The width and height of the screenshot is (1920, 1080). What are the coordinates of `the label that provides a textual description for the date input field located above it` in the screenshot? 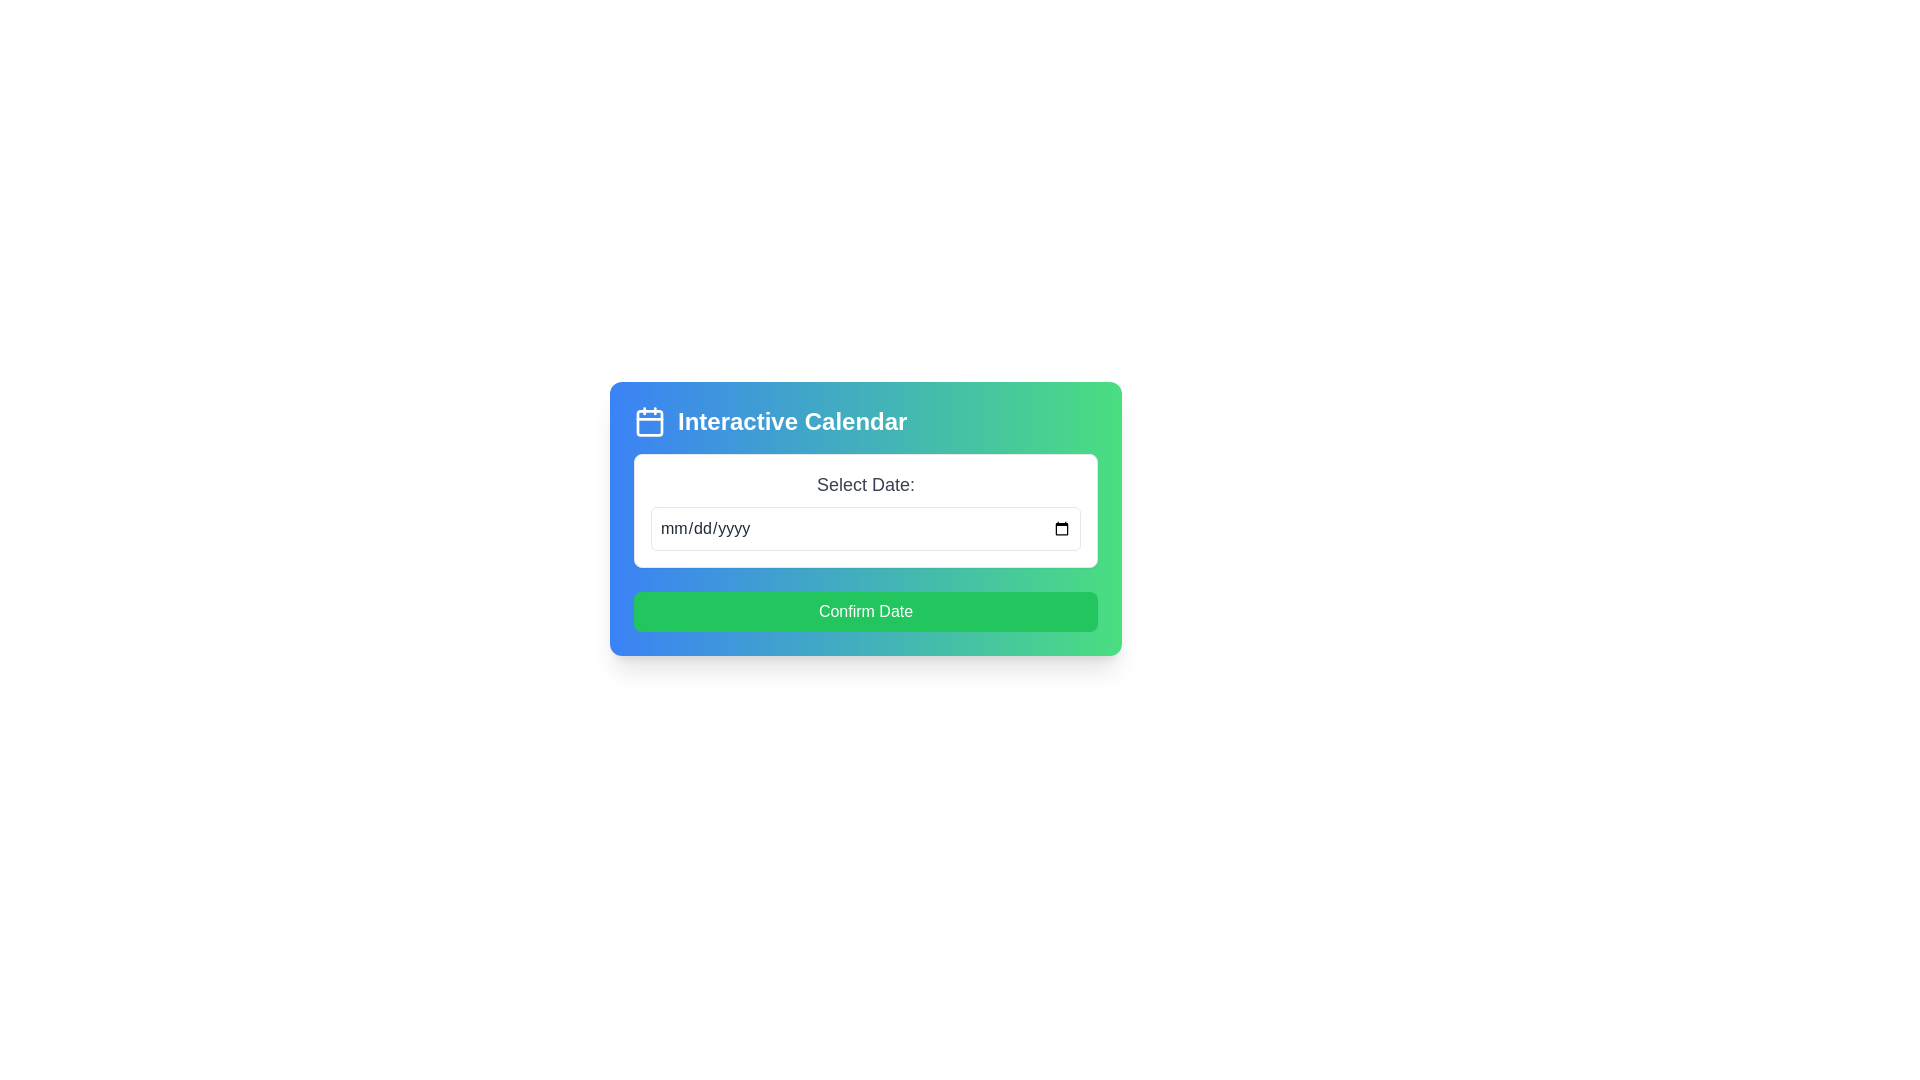 It's located at (865, 485).